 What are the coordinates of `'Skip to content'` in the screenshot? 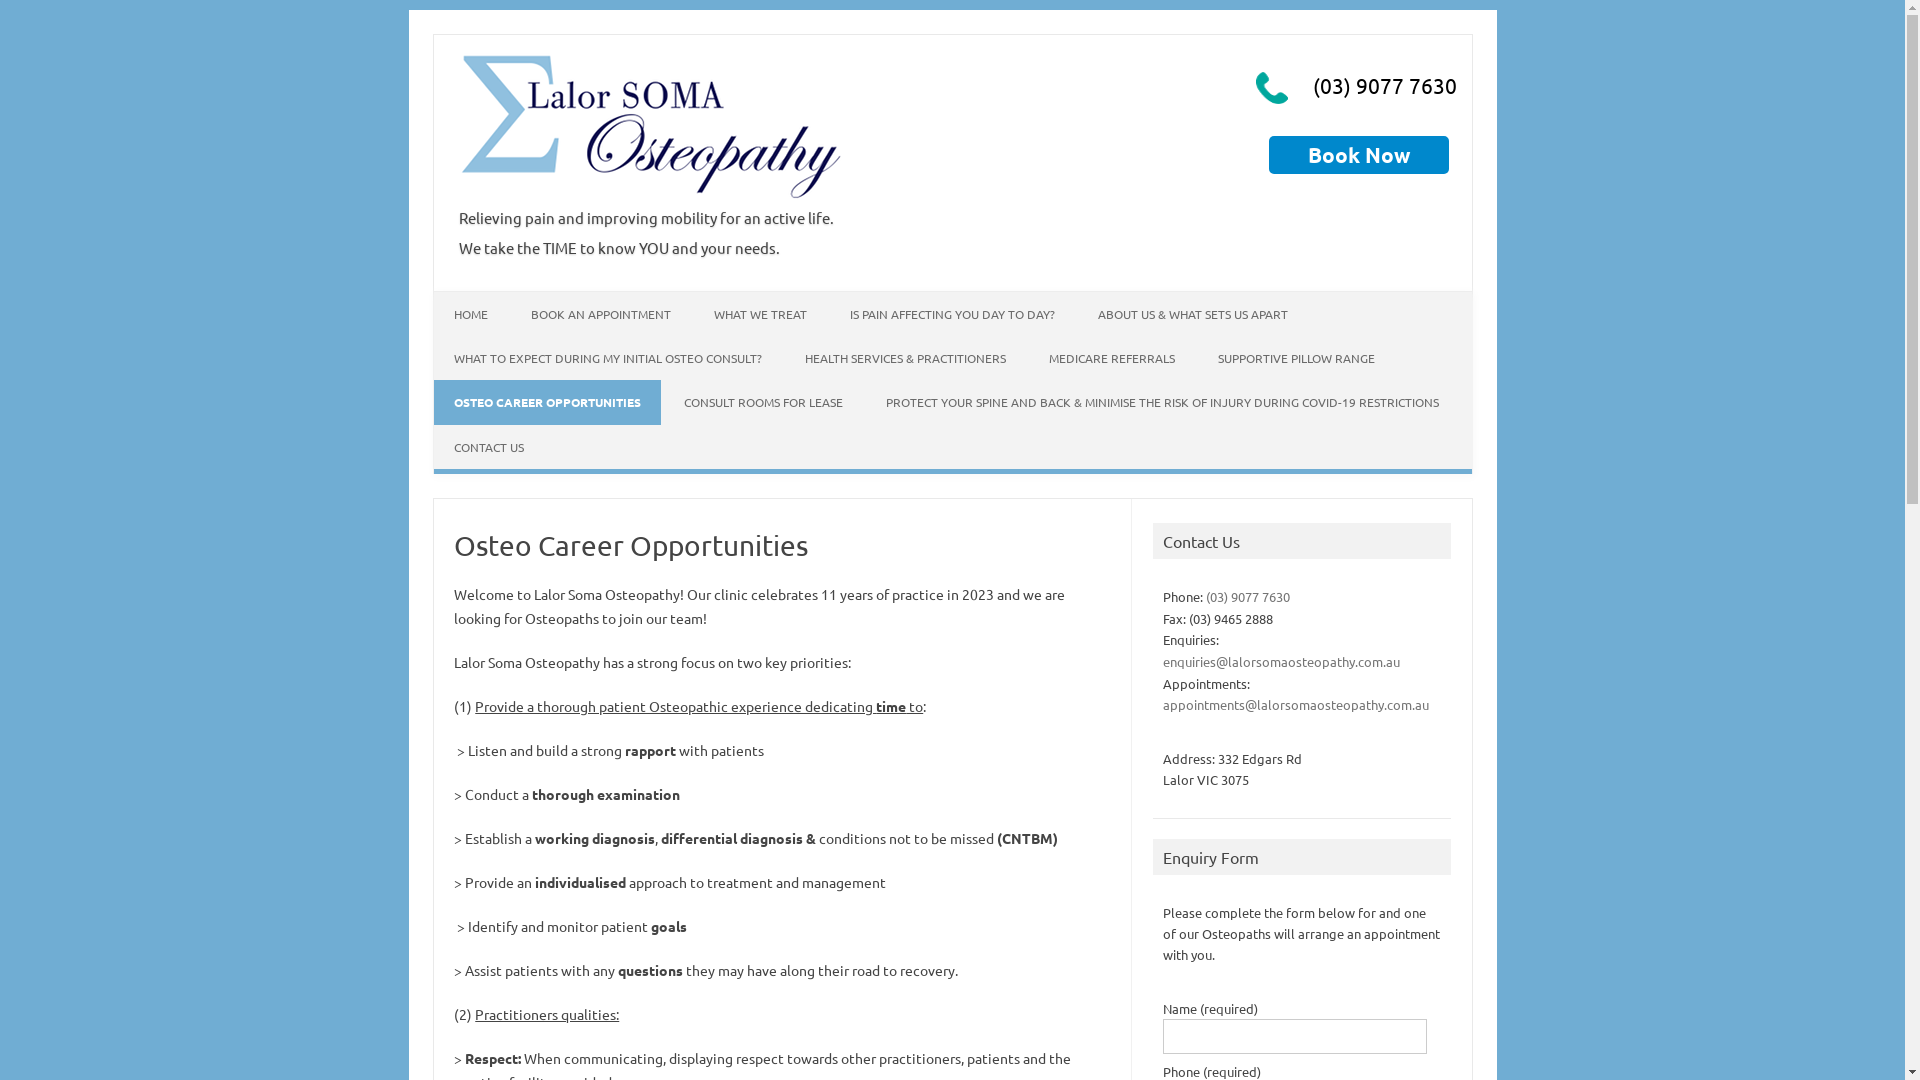 It's located at (482, 297).